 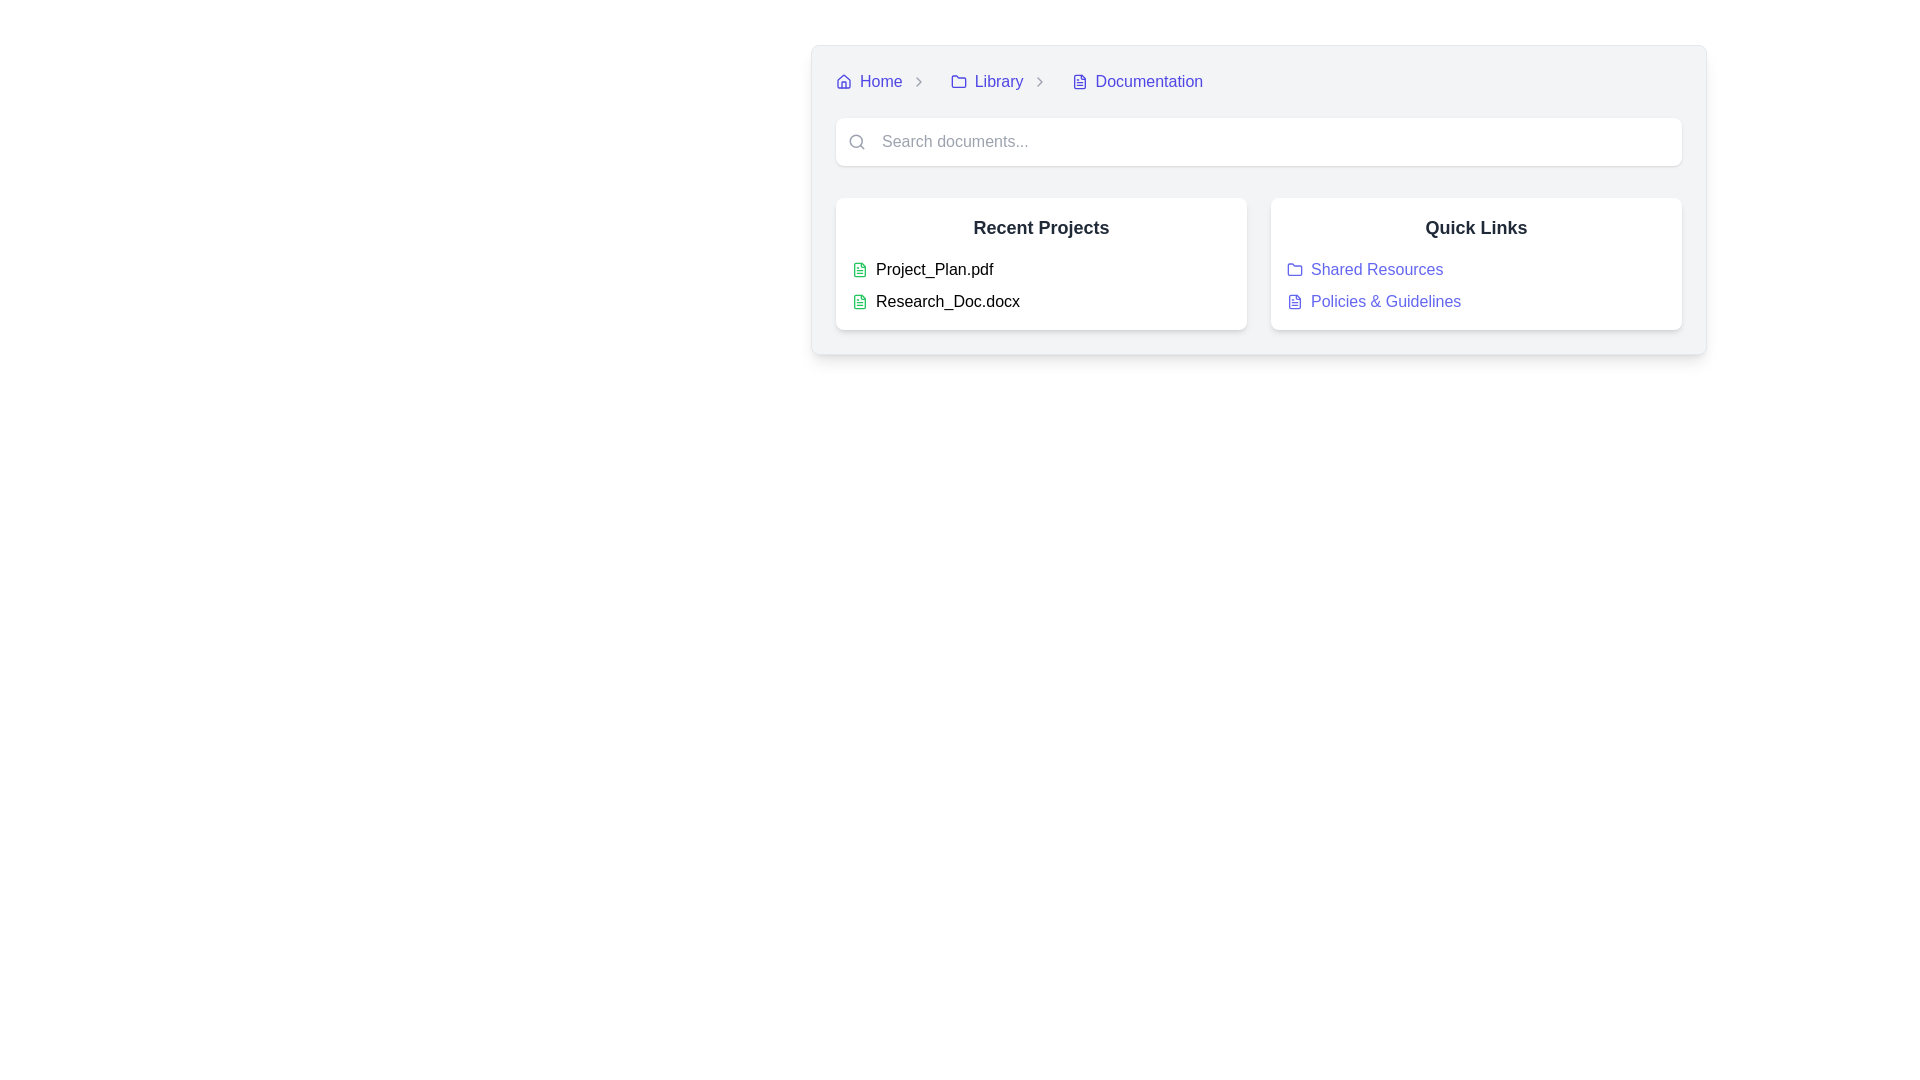 I want to click on the first list item representing the file 'Project_Plan.pdf' in the 'Recent Projects' section of the card interface, so click(x=1040, y=270).